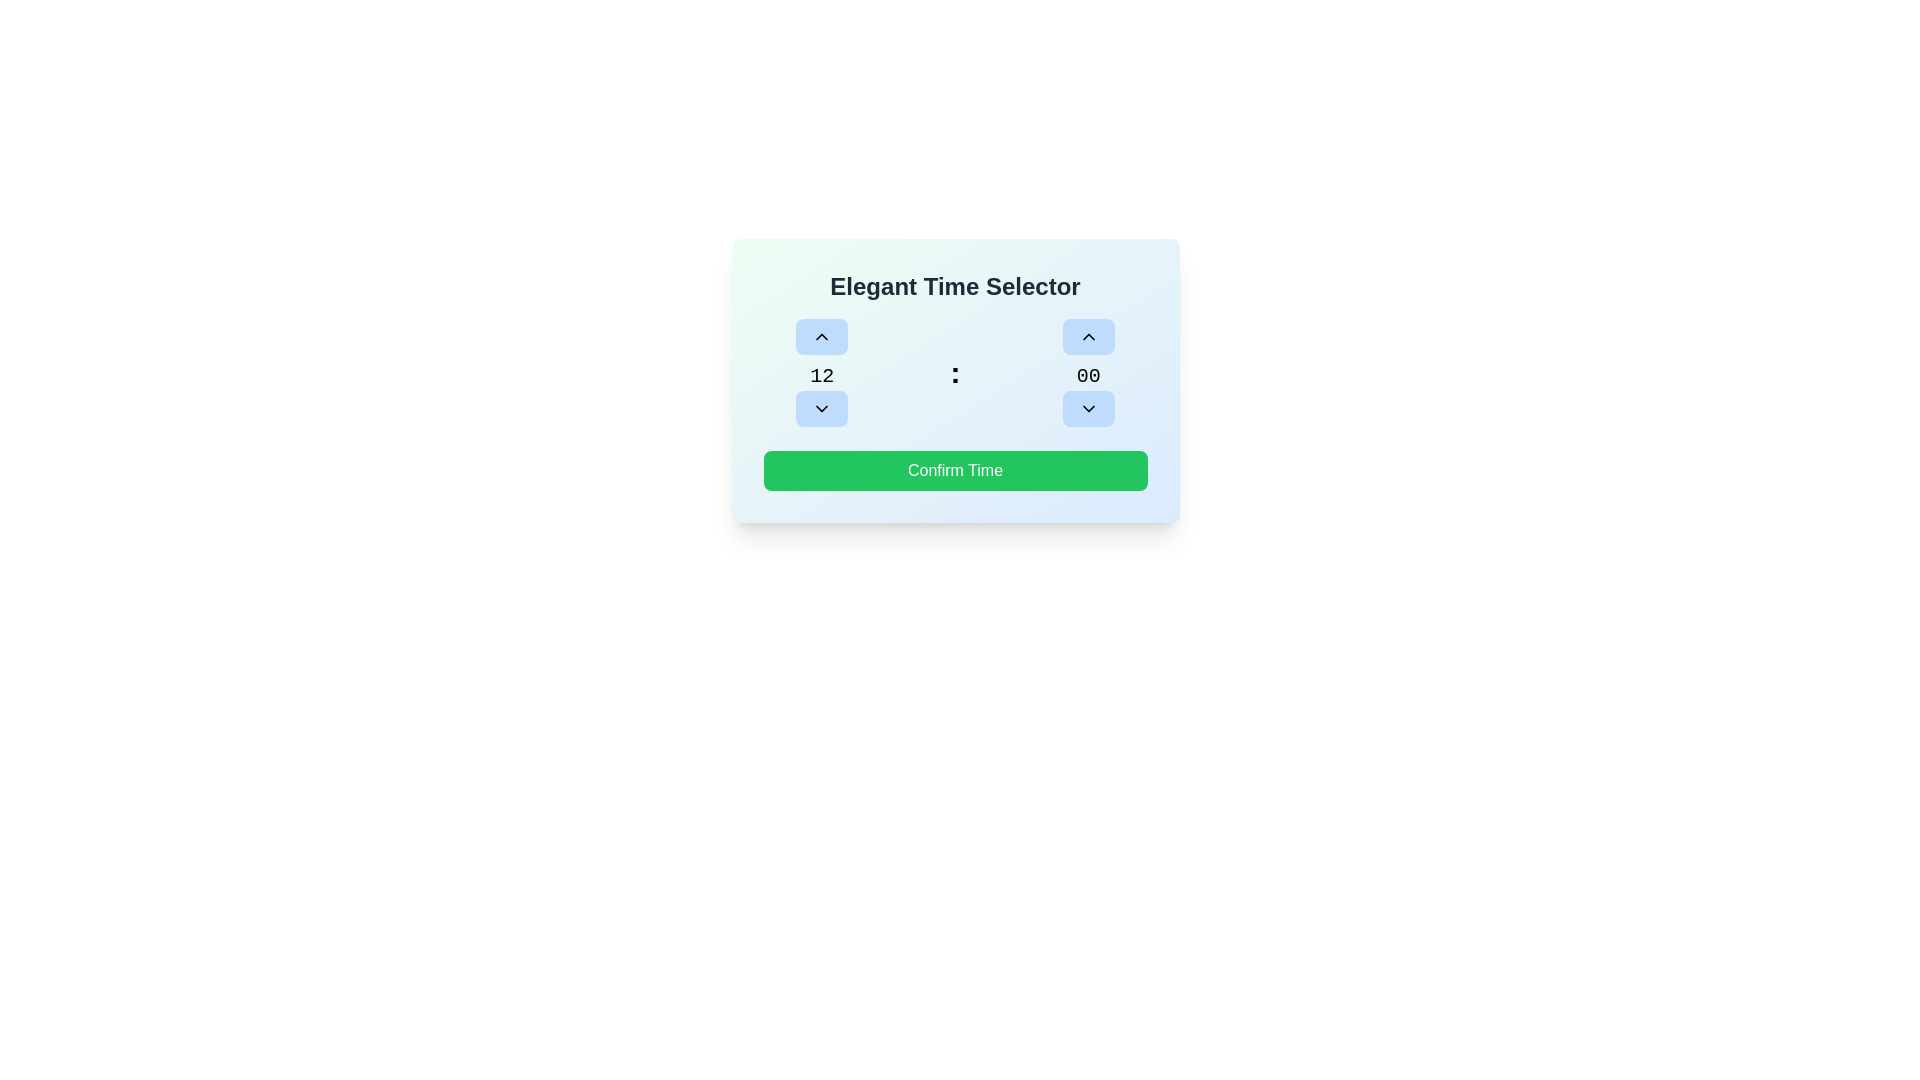  What do you see at coordinates (954, 373) in the screenshot?
I see `the displayed time on the Time Selector Component, which is centrally located below the title 'Elegant Time Selector' and above the 'Confirm Time' button` at bounding box center [954, 373].